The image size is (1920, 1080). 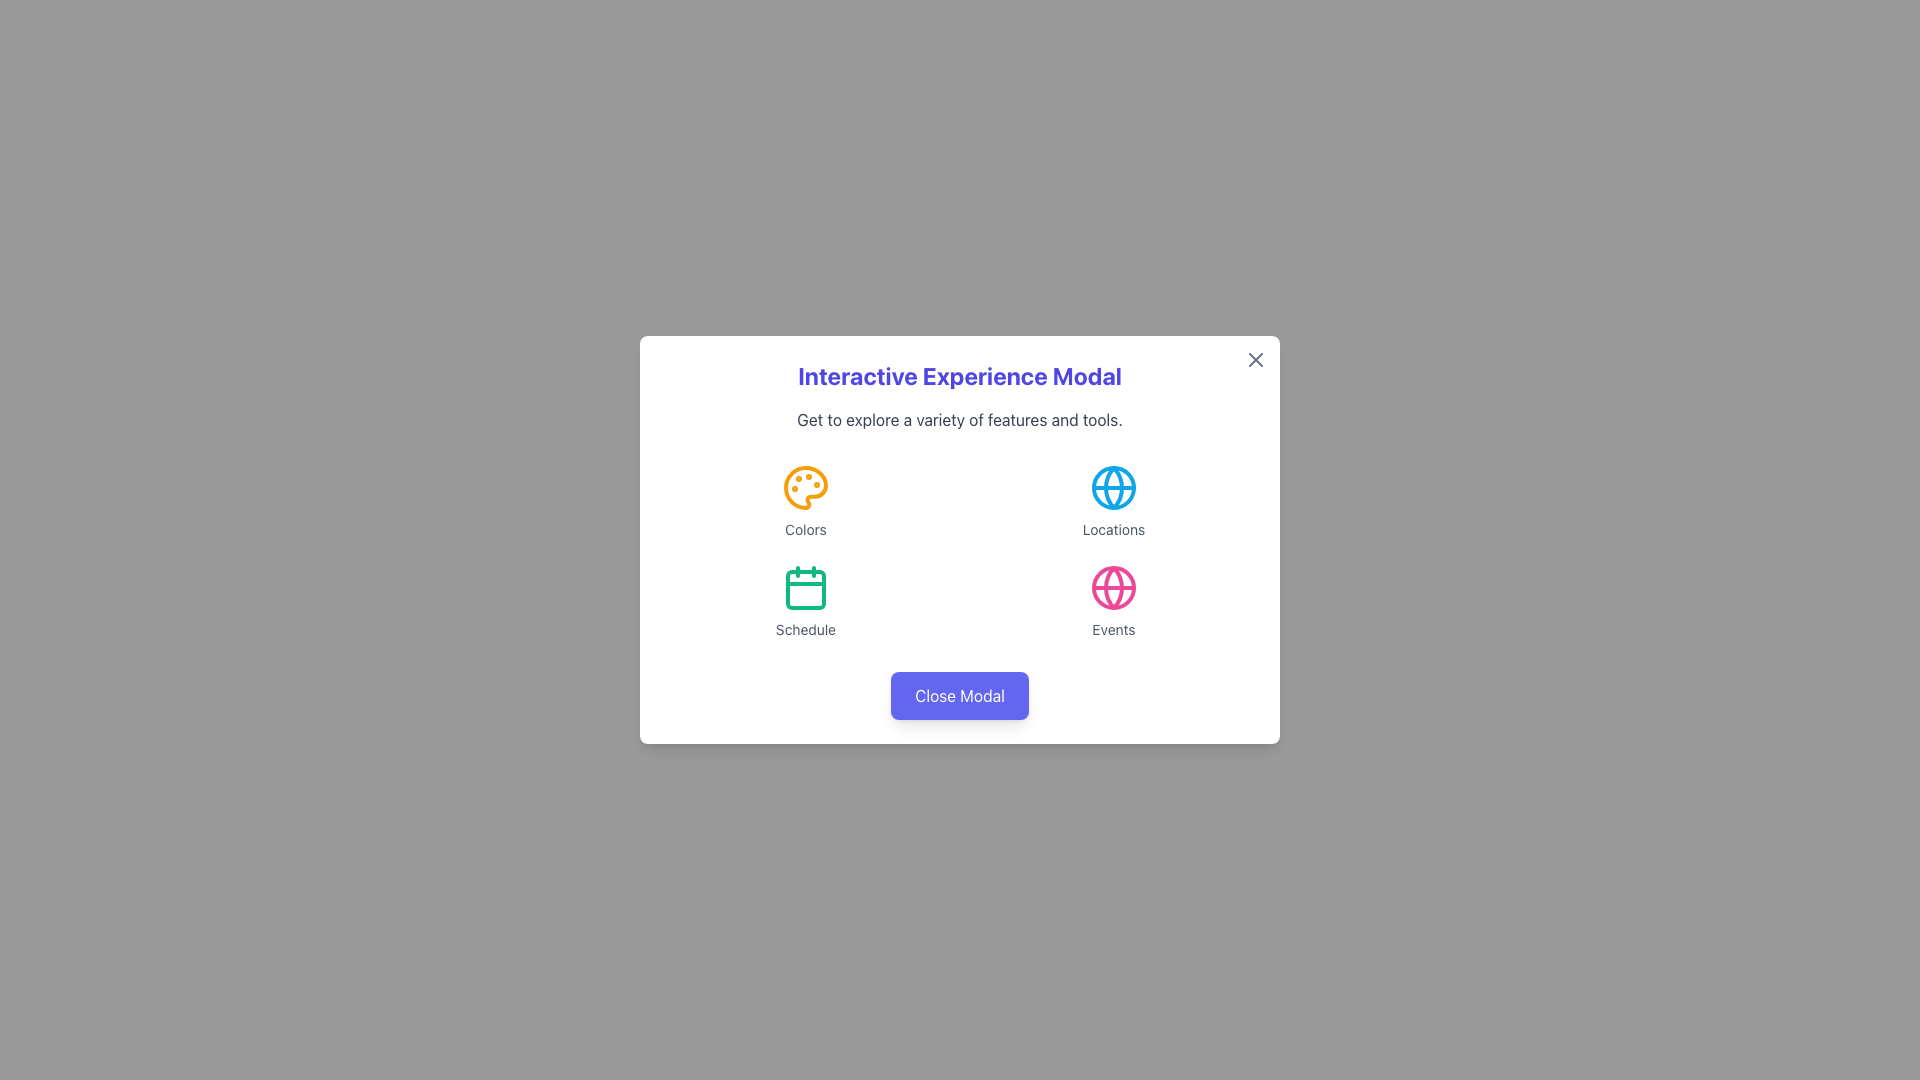 I want to click on the palette icon, which is a colored circular icon with small colored circles, located in the top-left corner of the grid with a label 'Colors' below it, so click(x=806, y=488).